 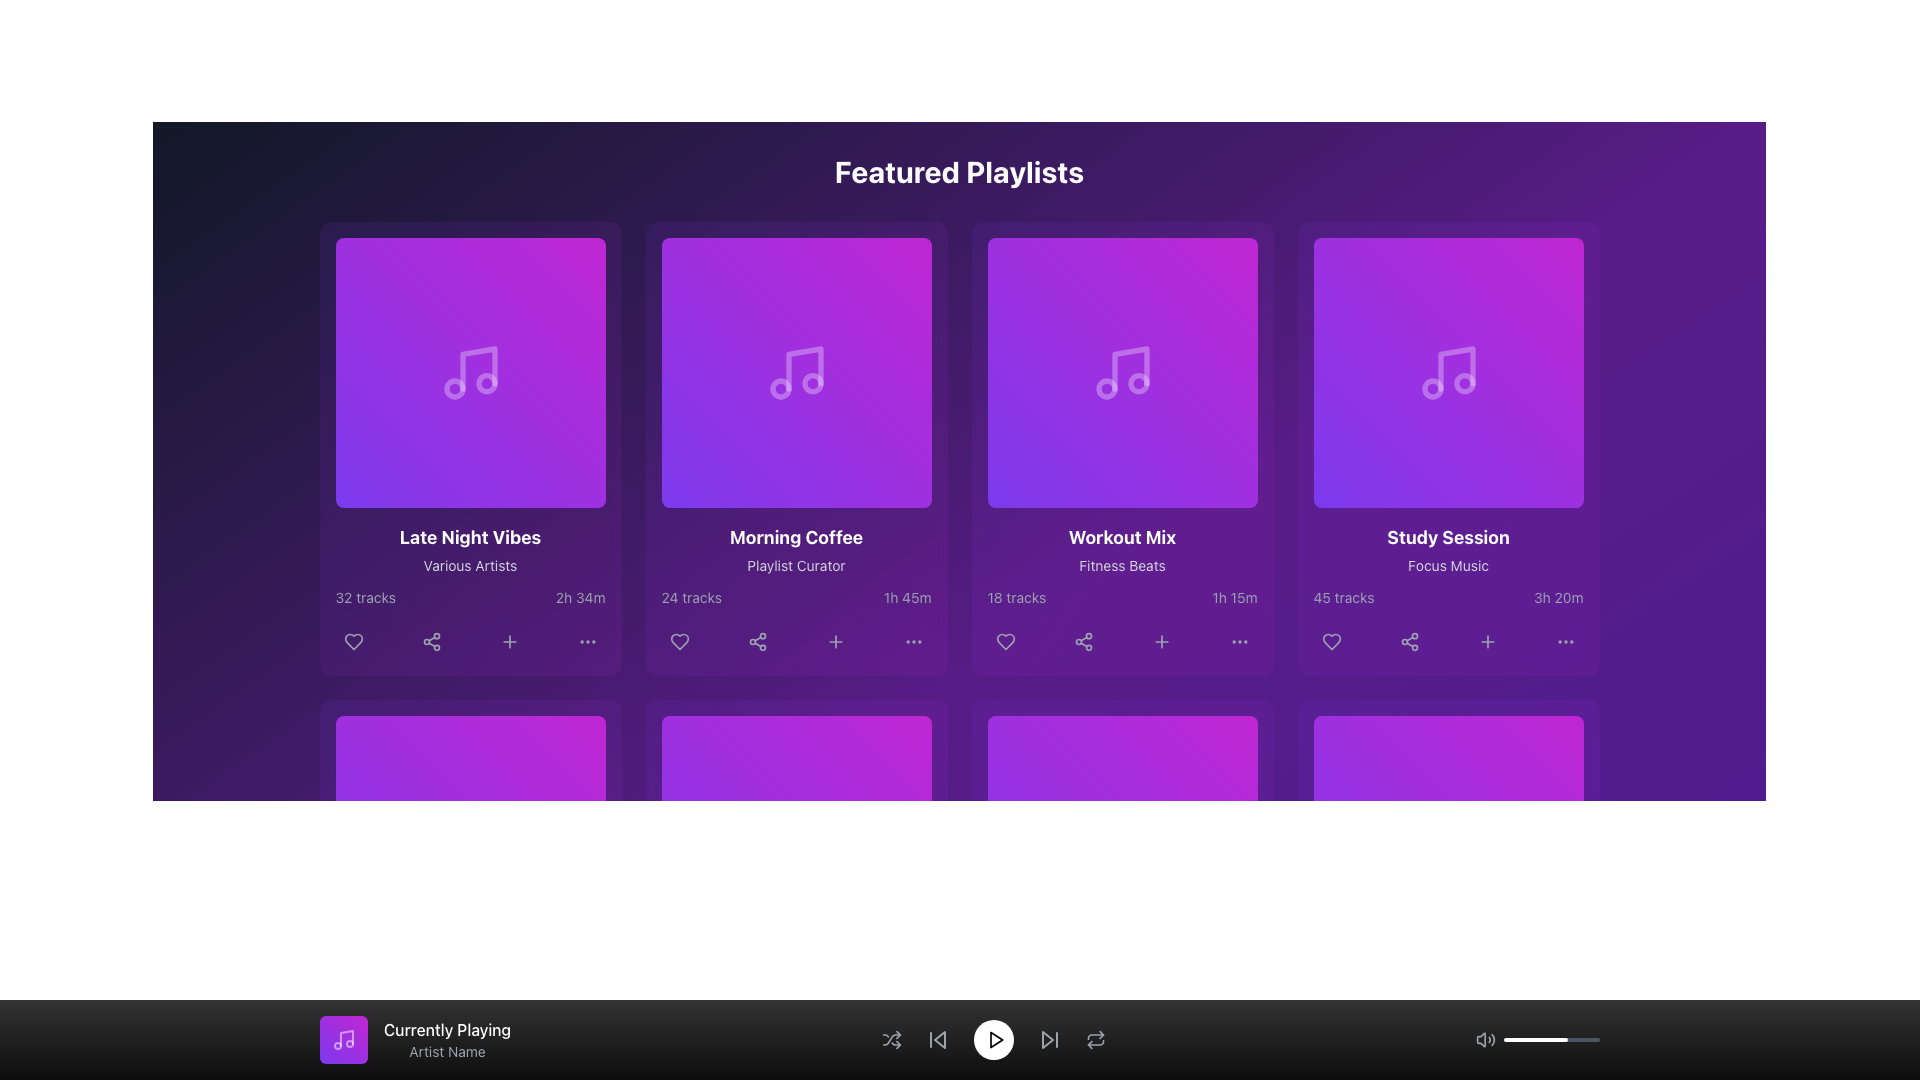 I want to click on the shuffle icon, which is a gray icon representing shuffle functionality located at the bottom central control bar, so click(x=890, y=1039).